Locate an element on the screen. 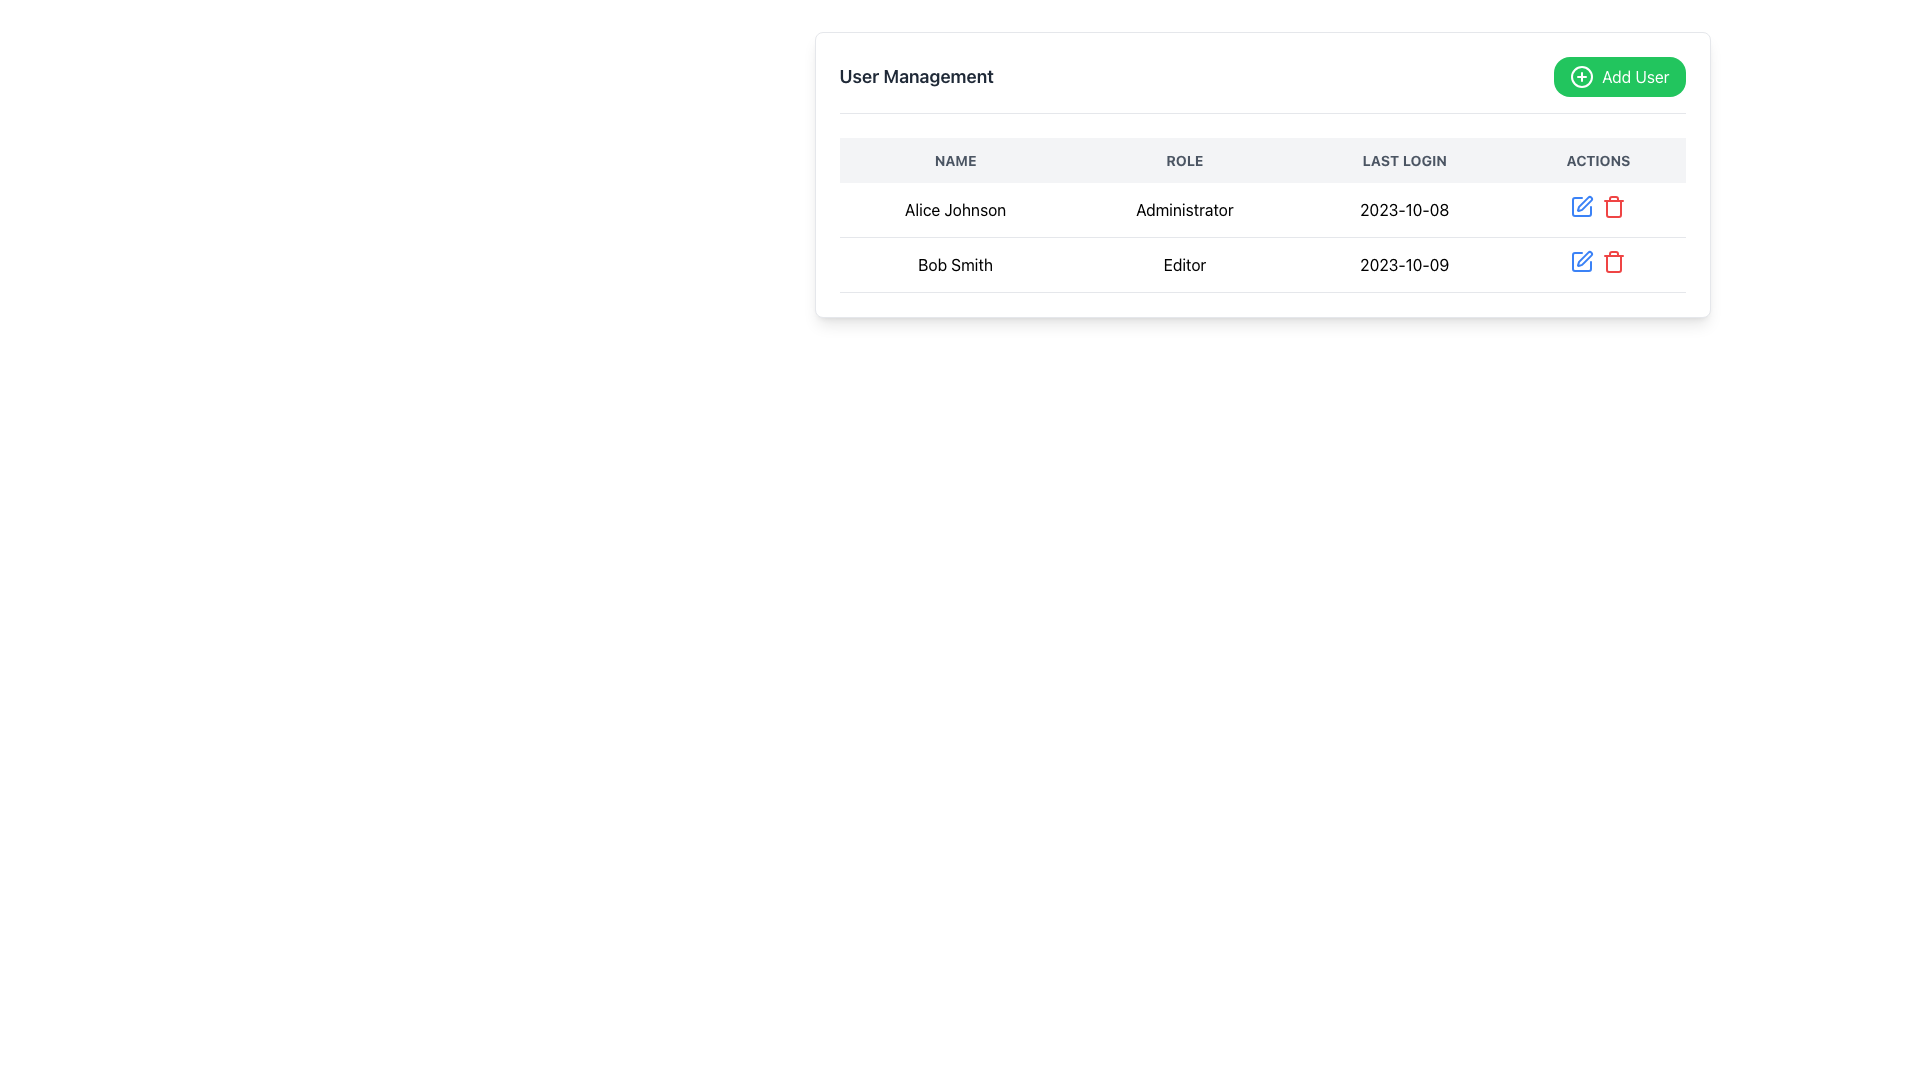 This screenshot has width=1920, height=1080. the 'Delete' icon button located in the Actions column of the second row for user 'Bob Smith' is located at coordinates (1614, 207).